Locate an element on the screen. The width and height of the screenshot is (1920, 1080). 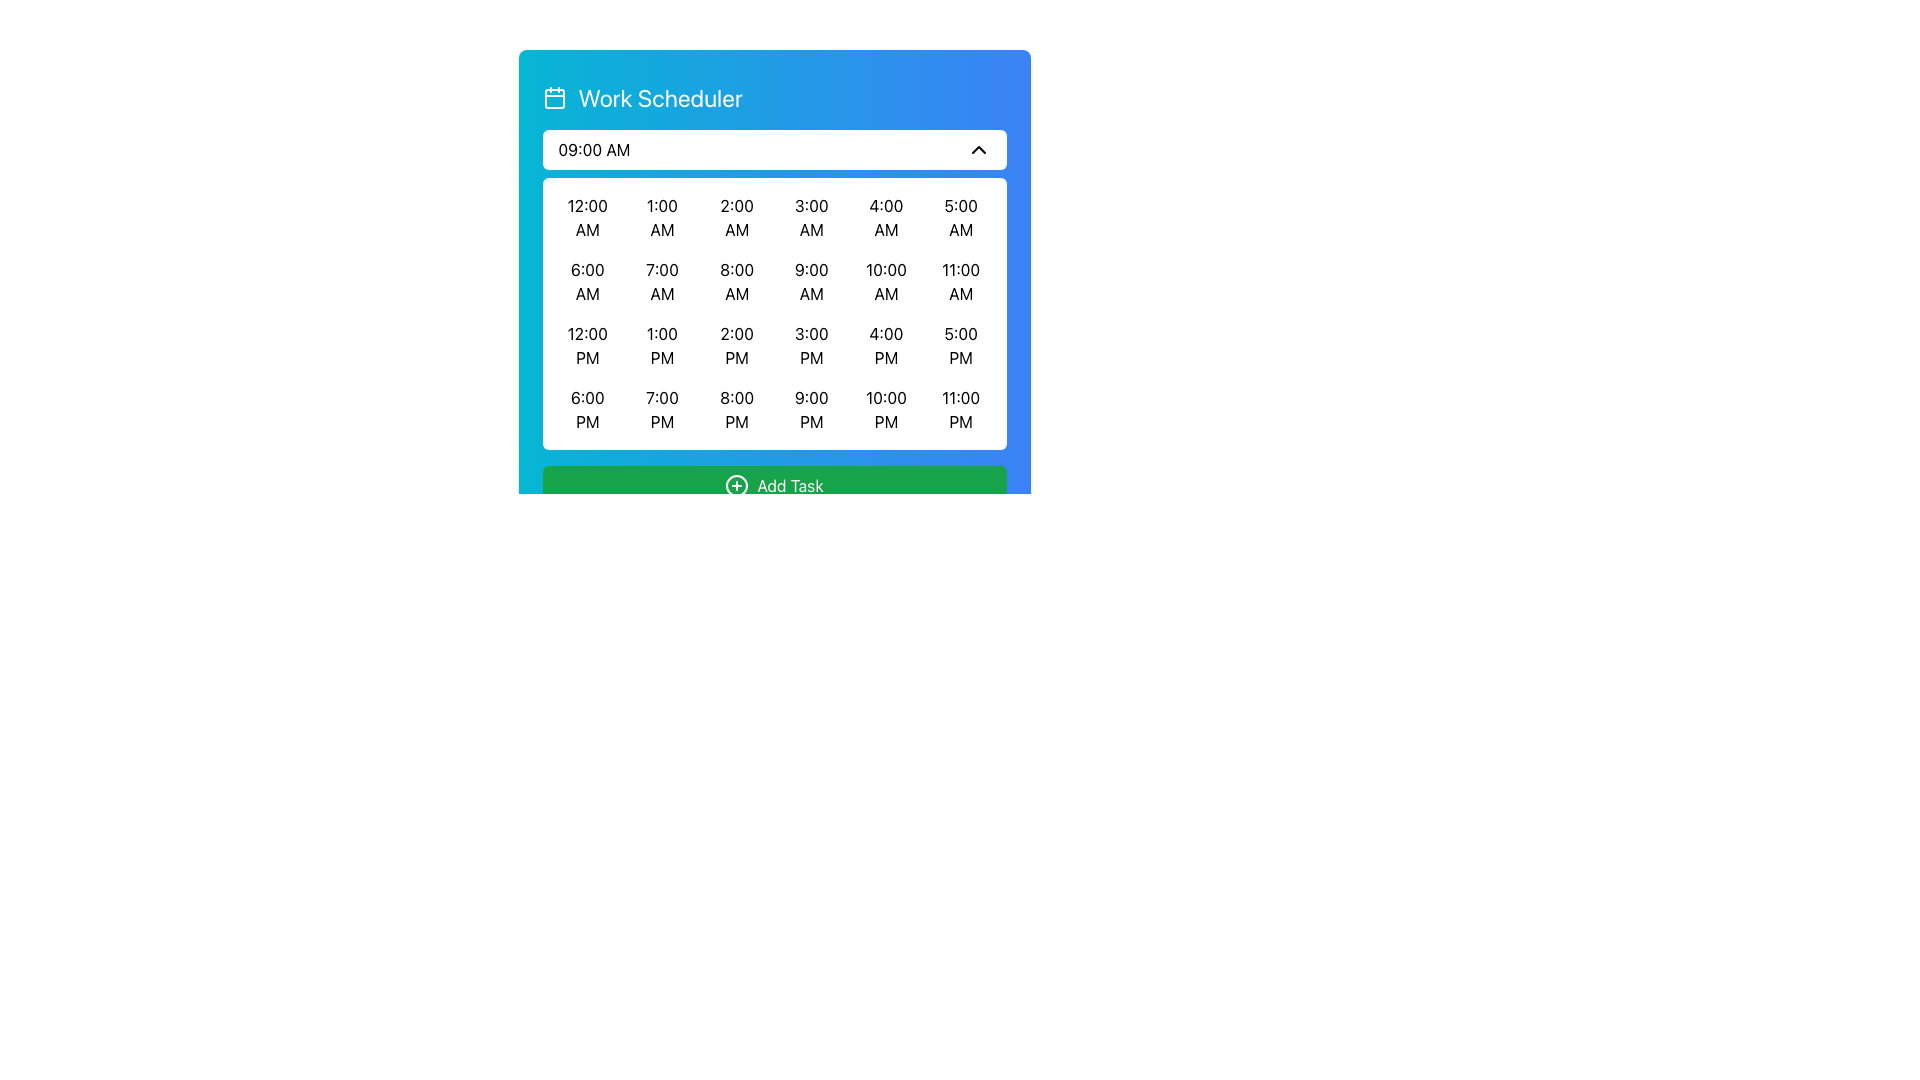
the upward-pointing chevron icon located to the right of the displayed time '09:00 AM' is located at coordinates (978, 149).